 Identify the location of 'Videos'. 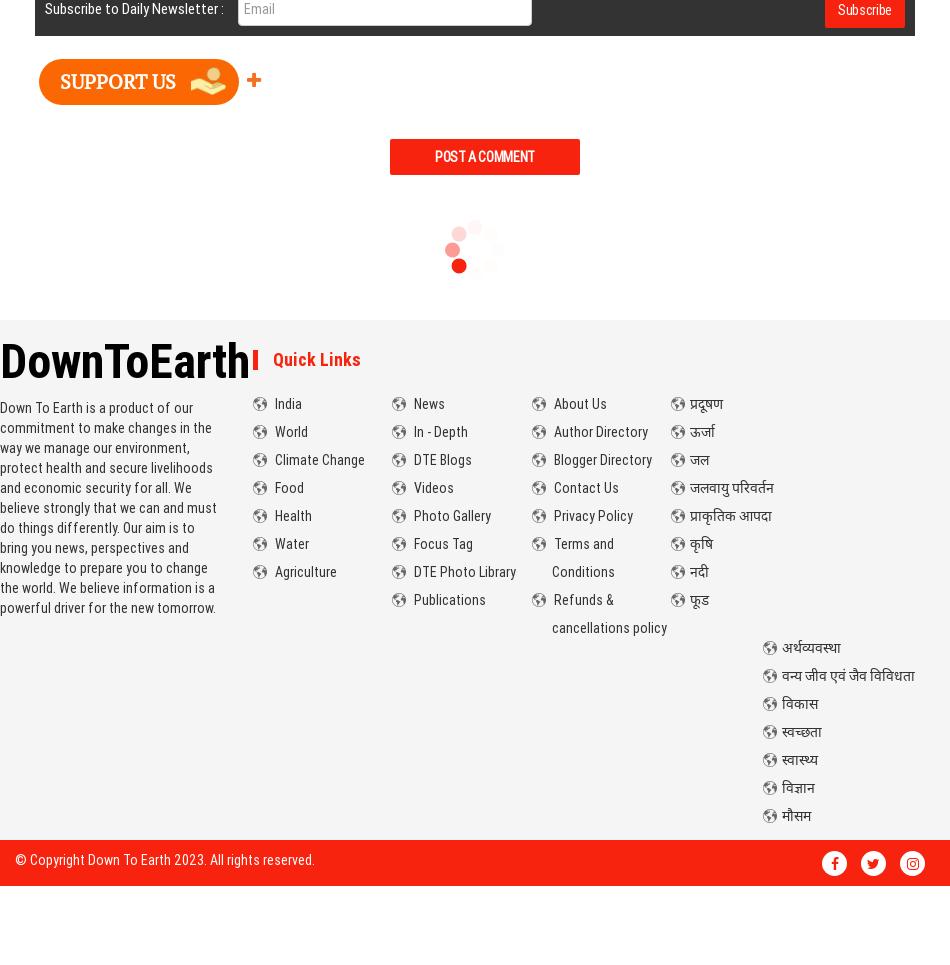
(431, 488).